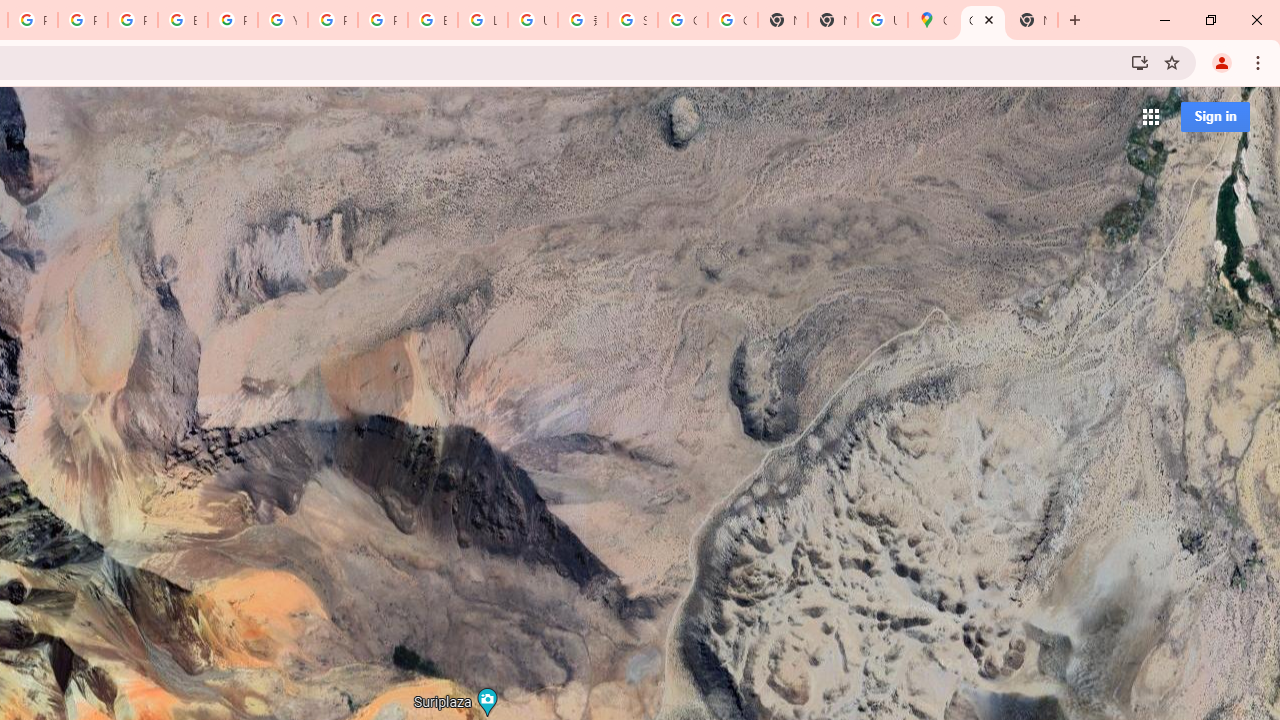 This screenshot has width=1280, height=720. I want to click on 'Install Google Maps', so click(1139, 61).